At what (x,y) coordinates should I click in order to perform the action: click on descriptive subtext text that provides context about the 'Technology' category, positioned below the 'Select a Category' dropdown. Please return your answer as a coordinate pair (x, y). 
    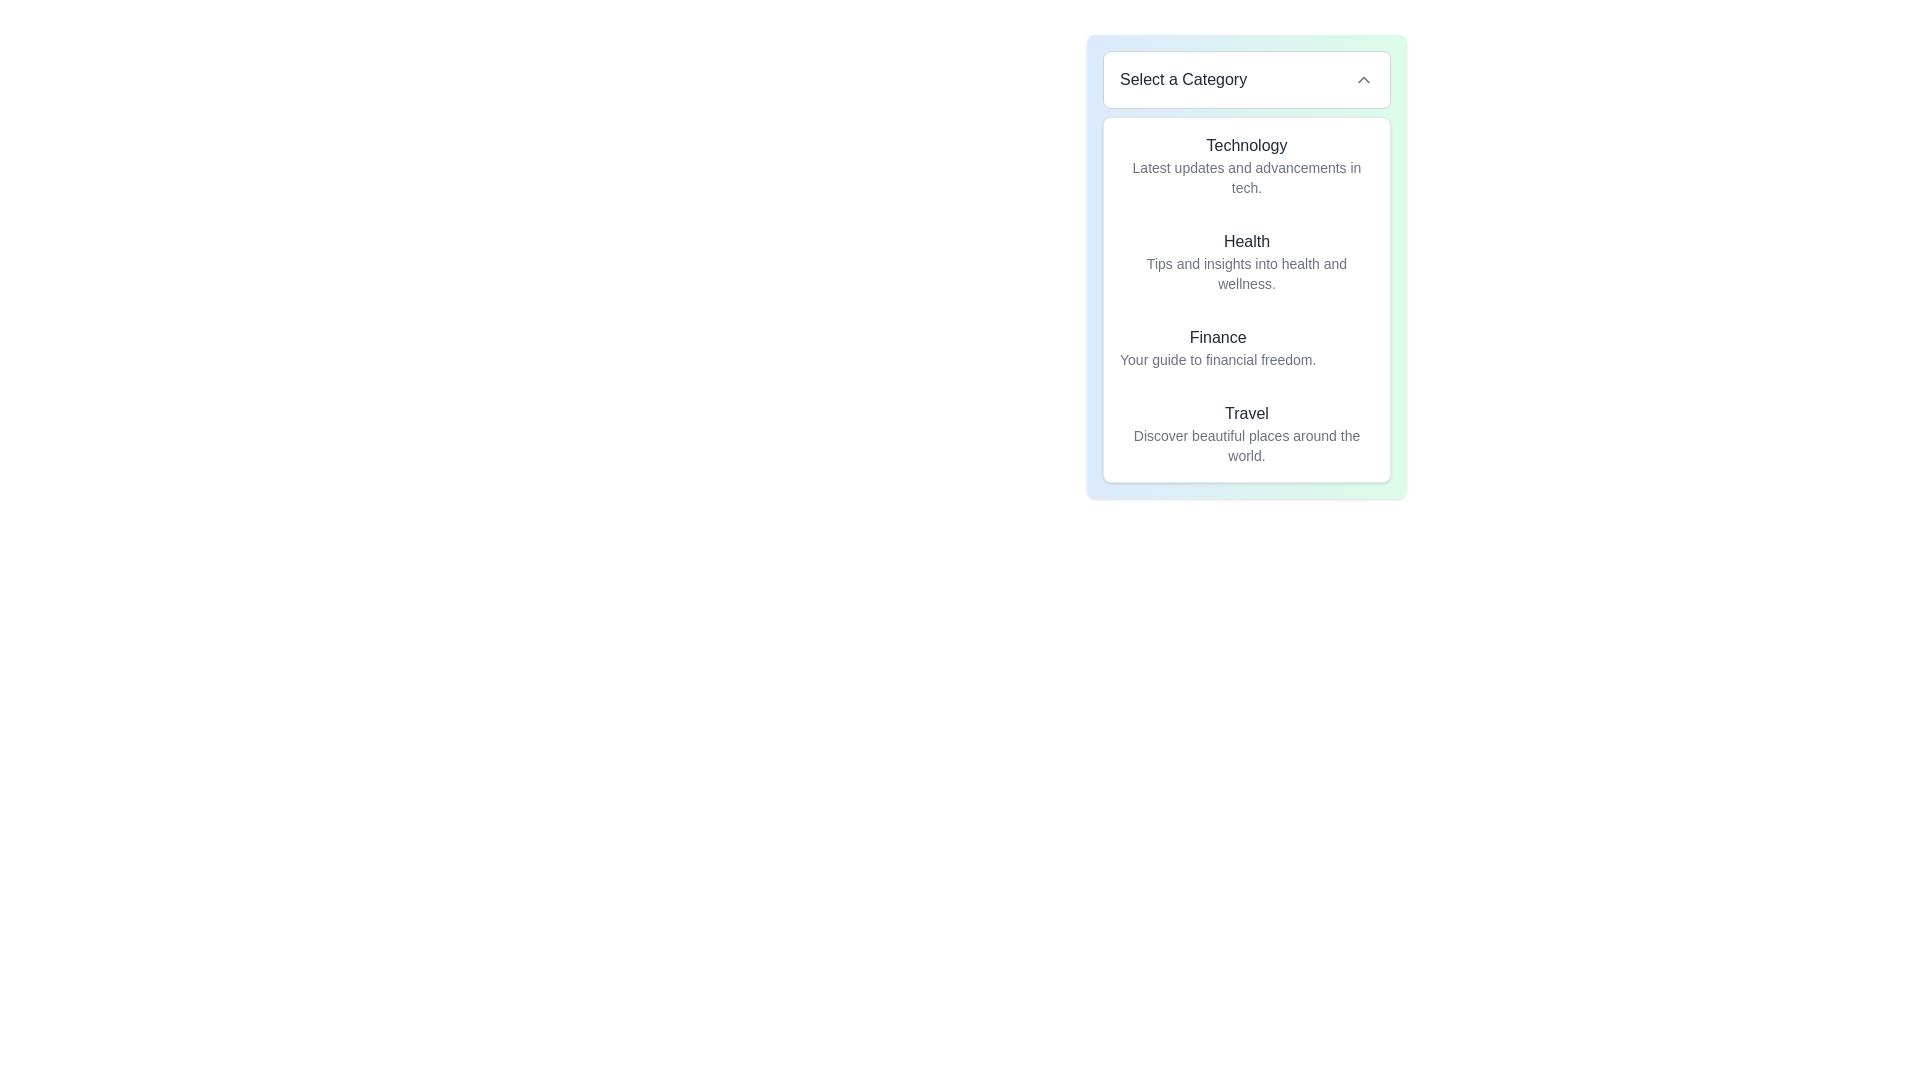
    Looking at the image, I should click on (1246, 176).